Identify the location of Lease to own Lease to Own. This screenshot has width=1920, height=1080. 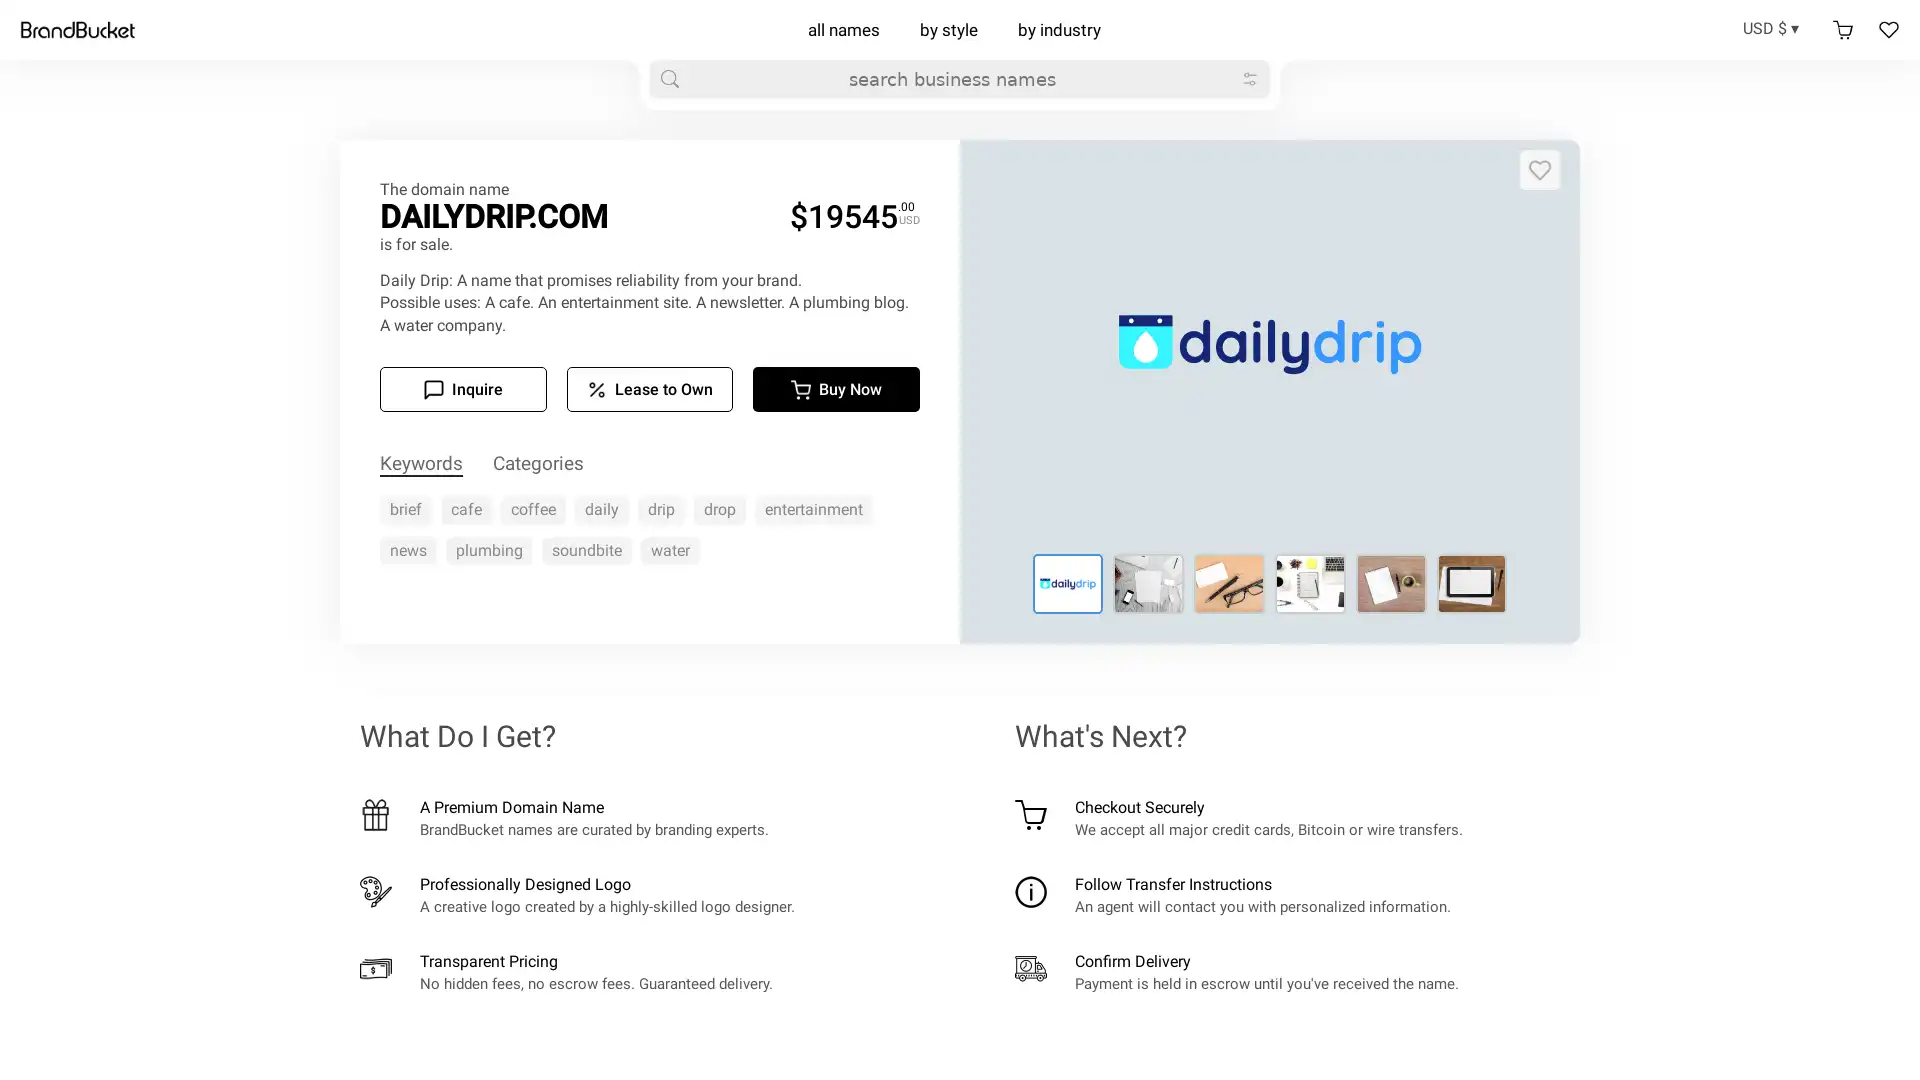
(649, 389).